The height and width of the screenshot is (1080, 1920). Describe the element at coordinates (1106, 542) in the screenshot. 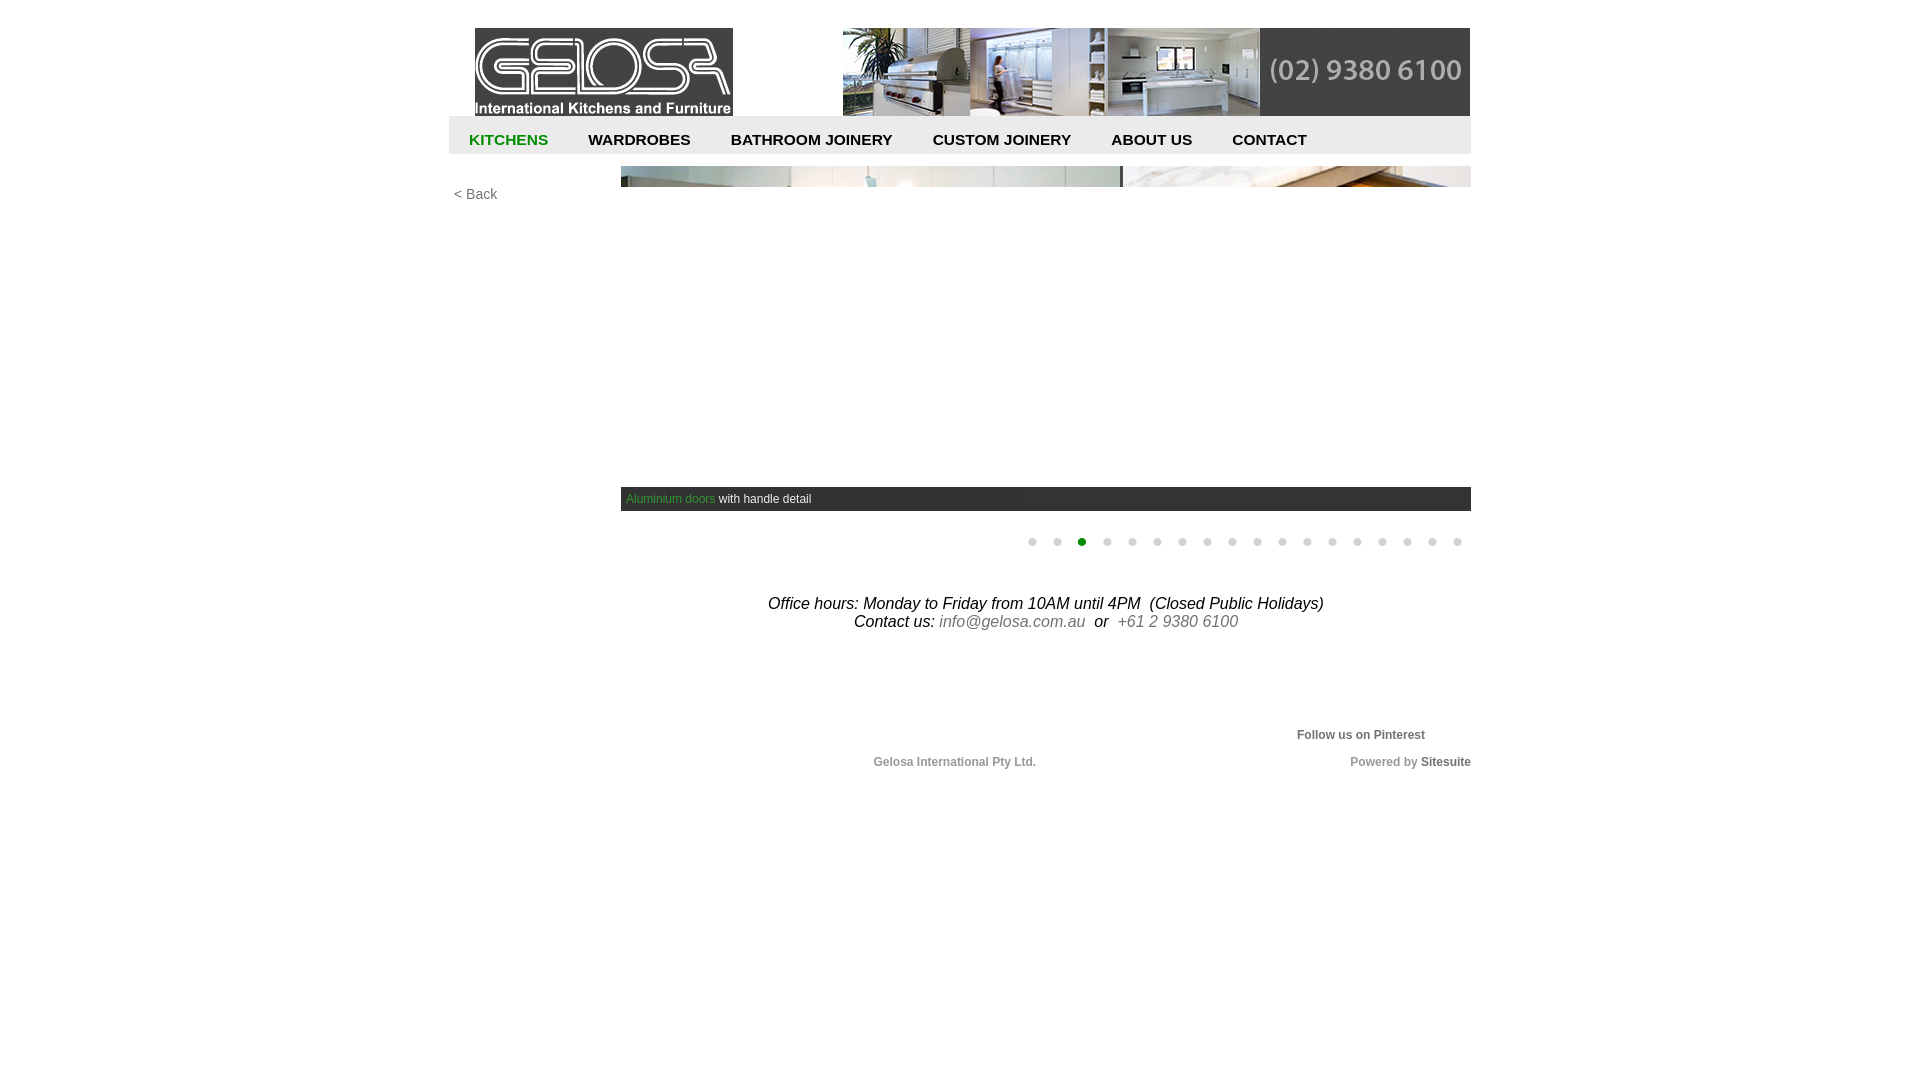

I see `'4'` at that location.